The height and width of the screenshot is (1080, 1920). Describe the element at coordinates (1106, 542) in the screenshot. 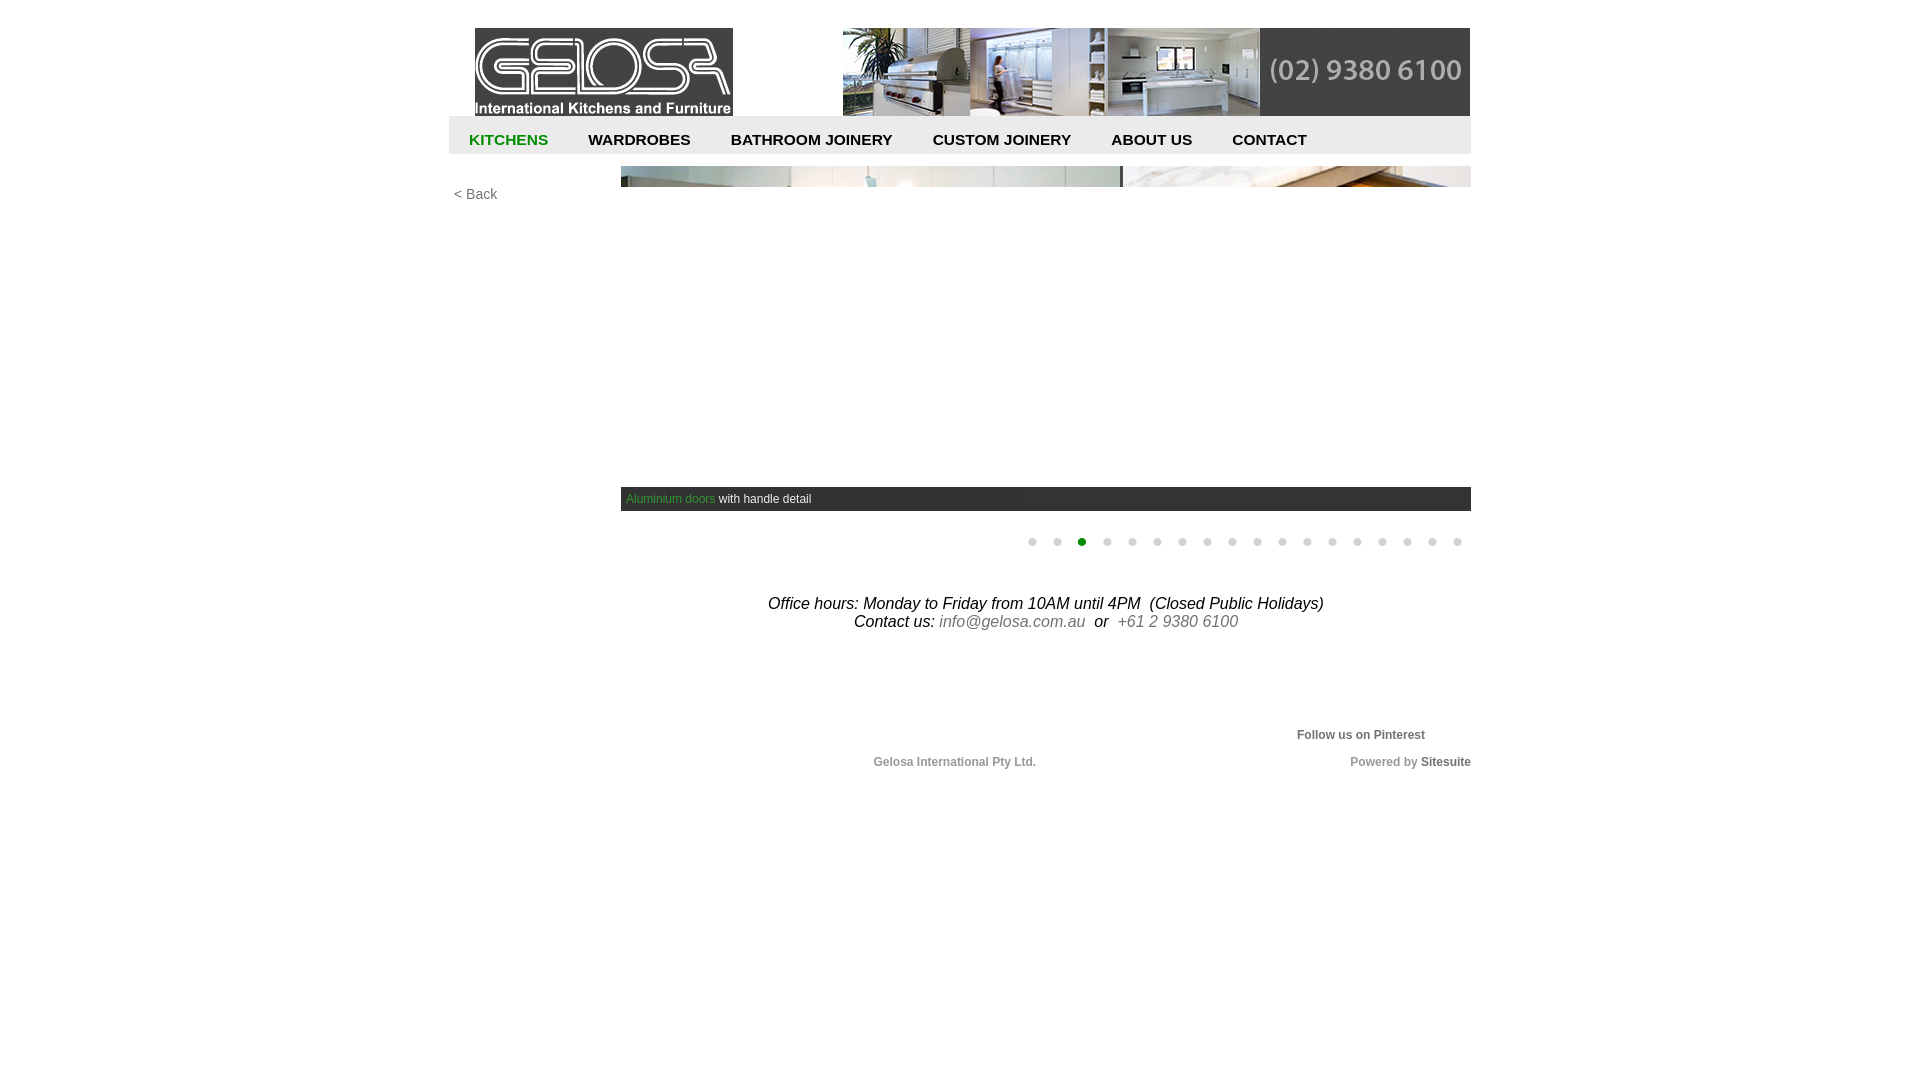

I see `'4'` at that location.